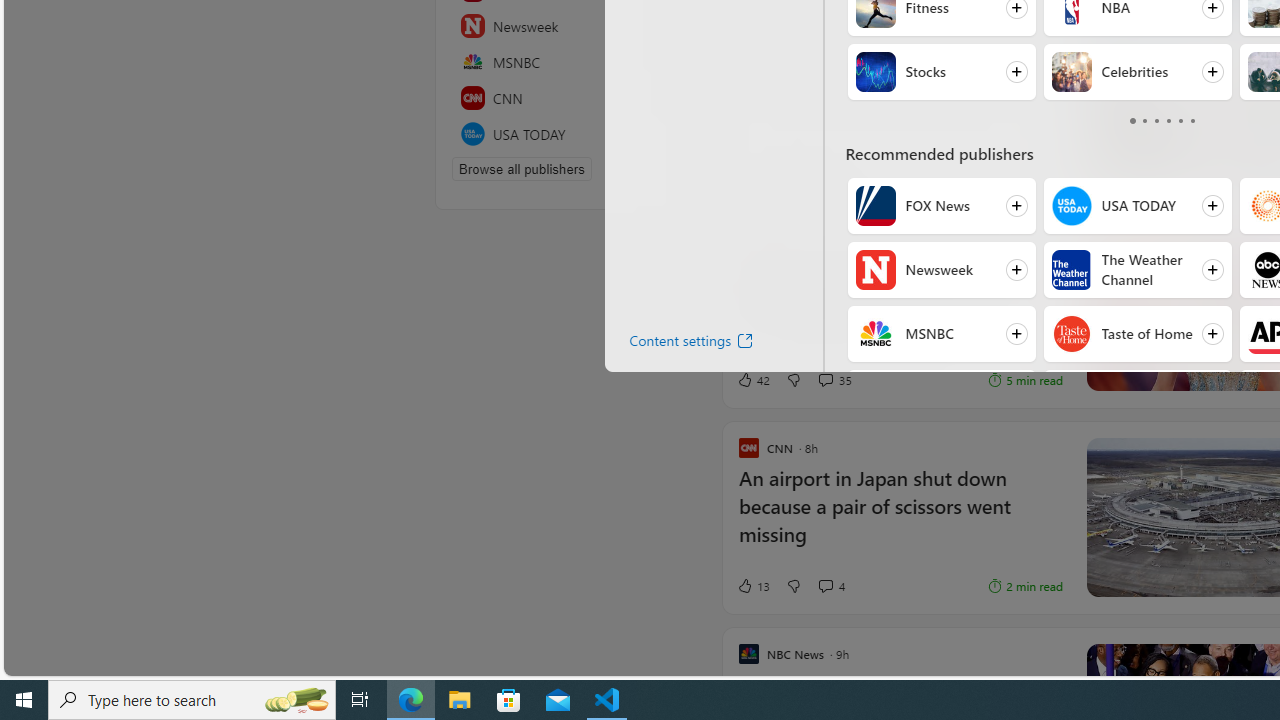 Image resolution: width=1280 pixels, height=720 pixels. I want to click on 'View comments 4 Comment', so click(825, 585).